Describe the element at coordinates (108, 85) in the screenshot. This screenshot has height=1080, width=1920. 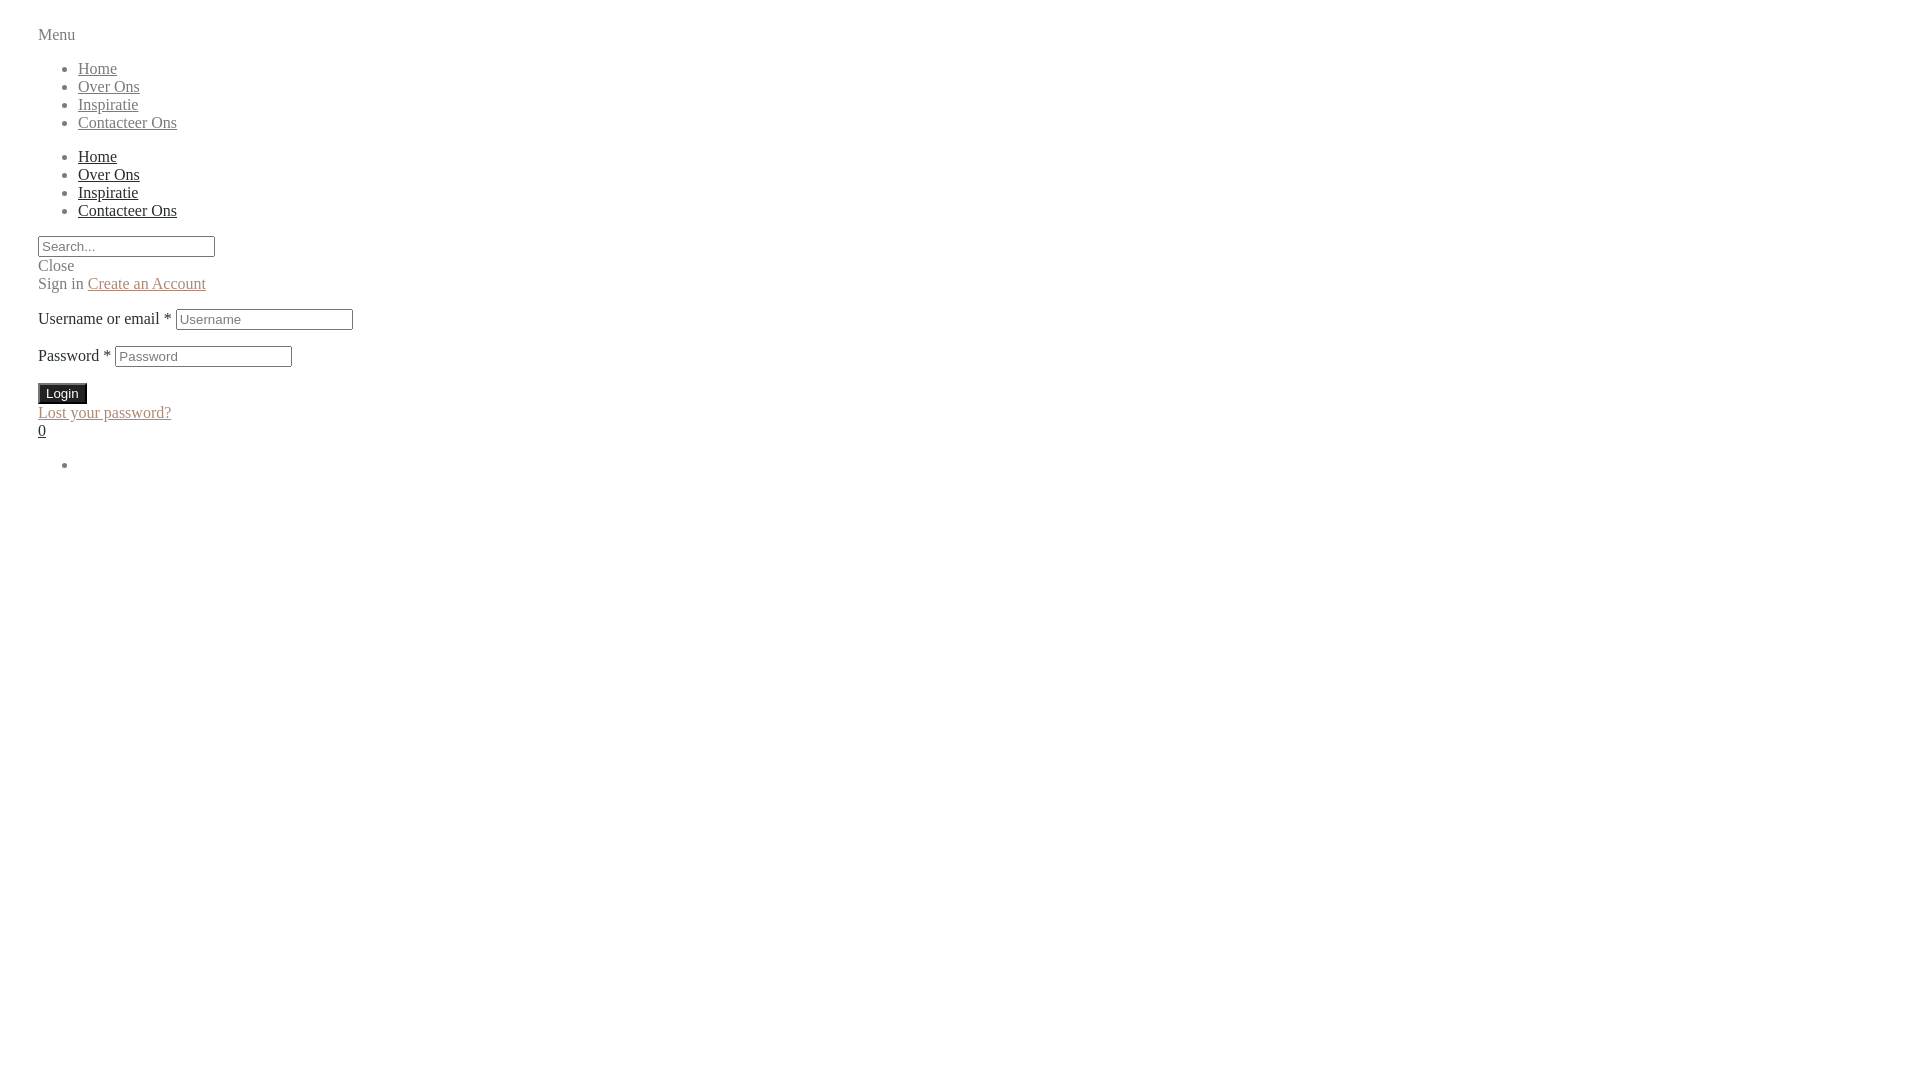
I see `'Over Ons'` at that location.